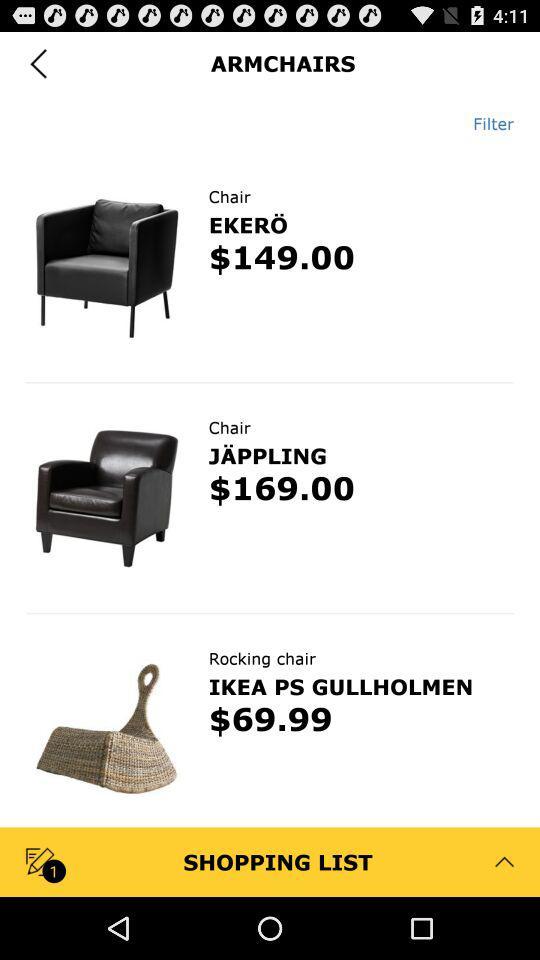 The image size is (540, 960). I want to click on icon below the chair item, so click(248, 224).